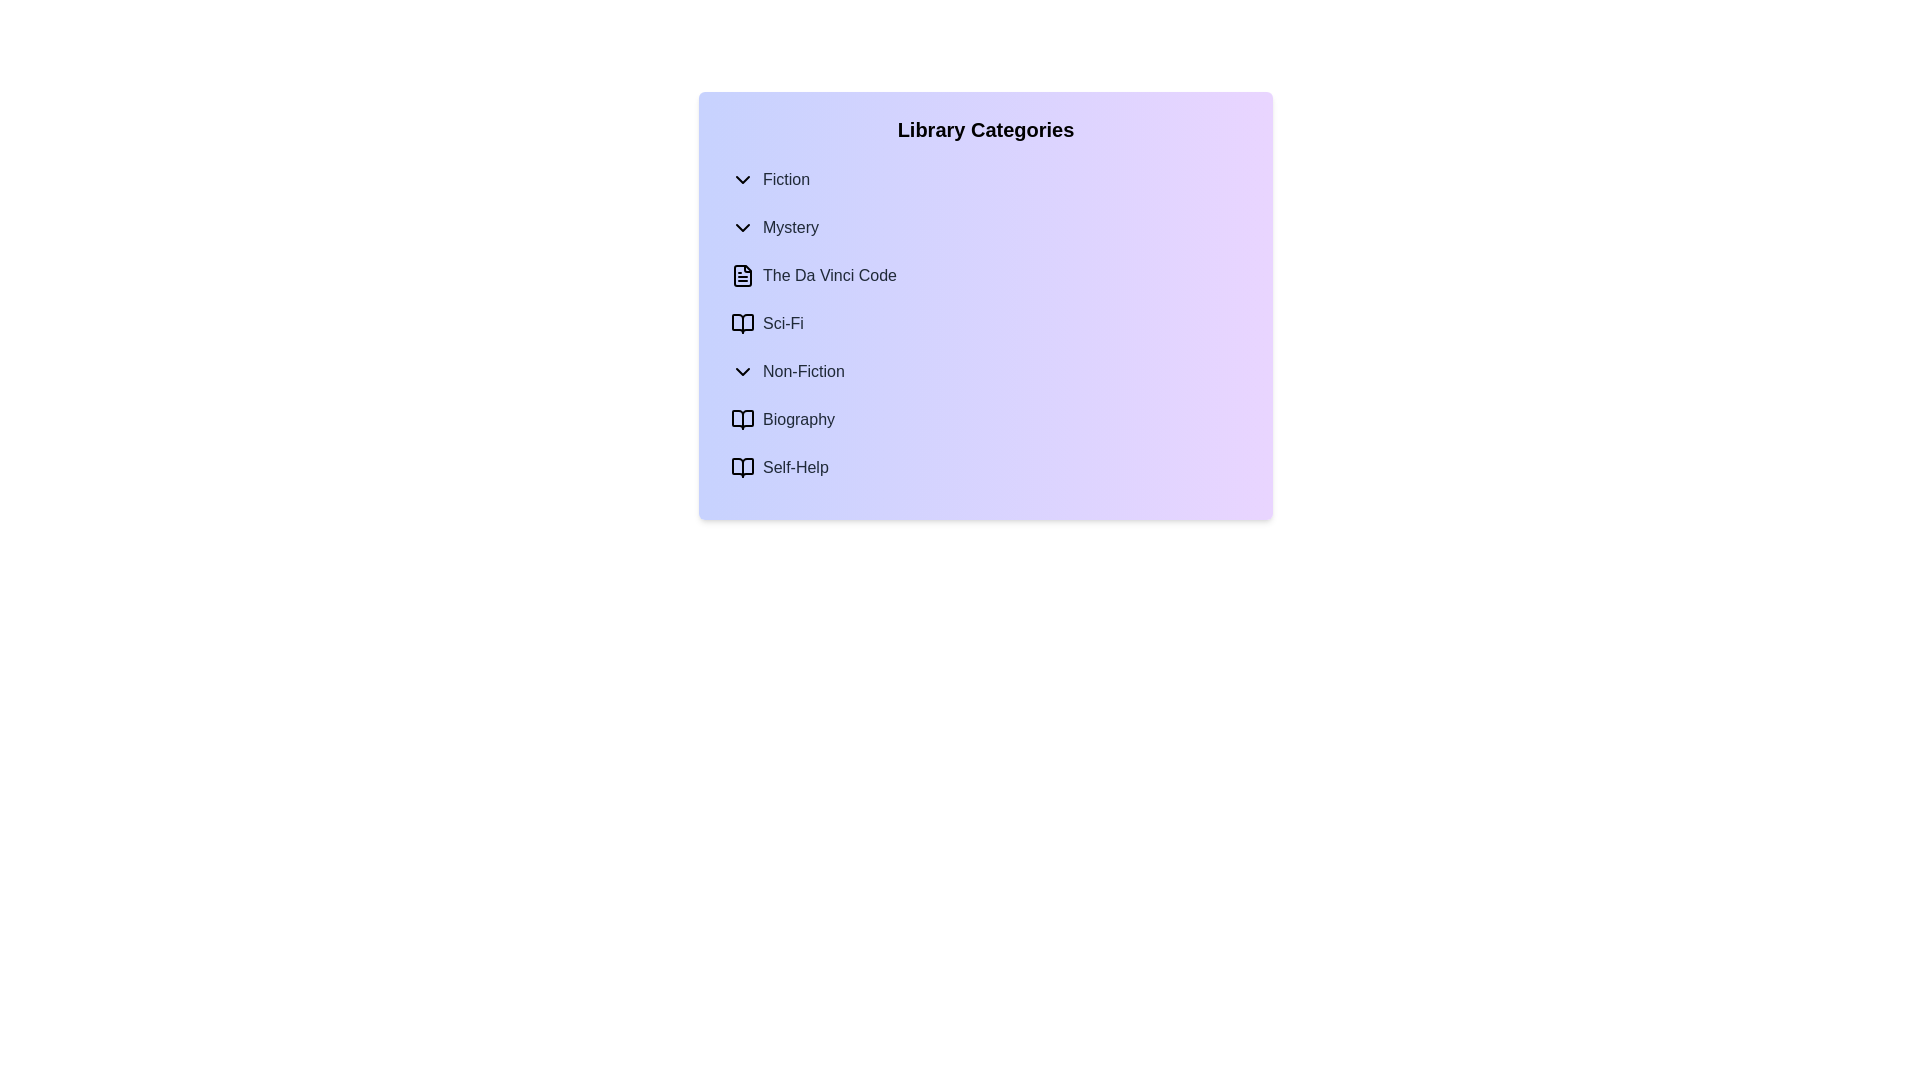 This screenshot has width=1920, height=1080. I want to click on the Biography icon located next to the 'Biography' label in the Non-Fiction section of the navigation menu, so click(742, 419).